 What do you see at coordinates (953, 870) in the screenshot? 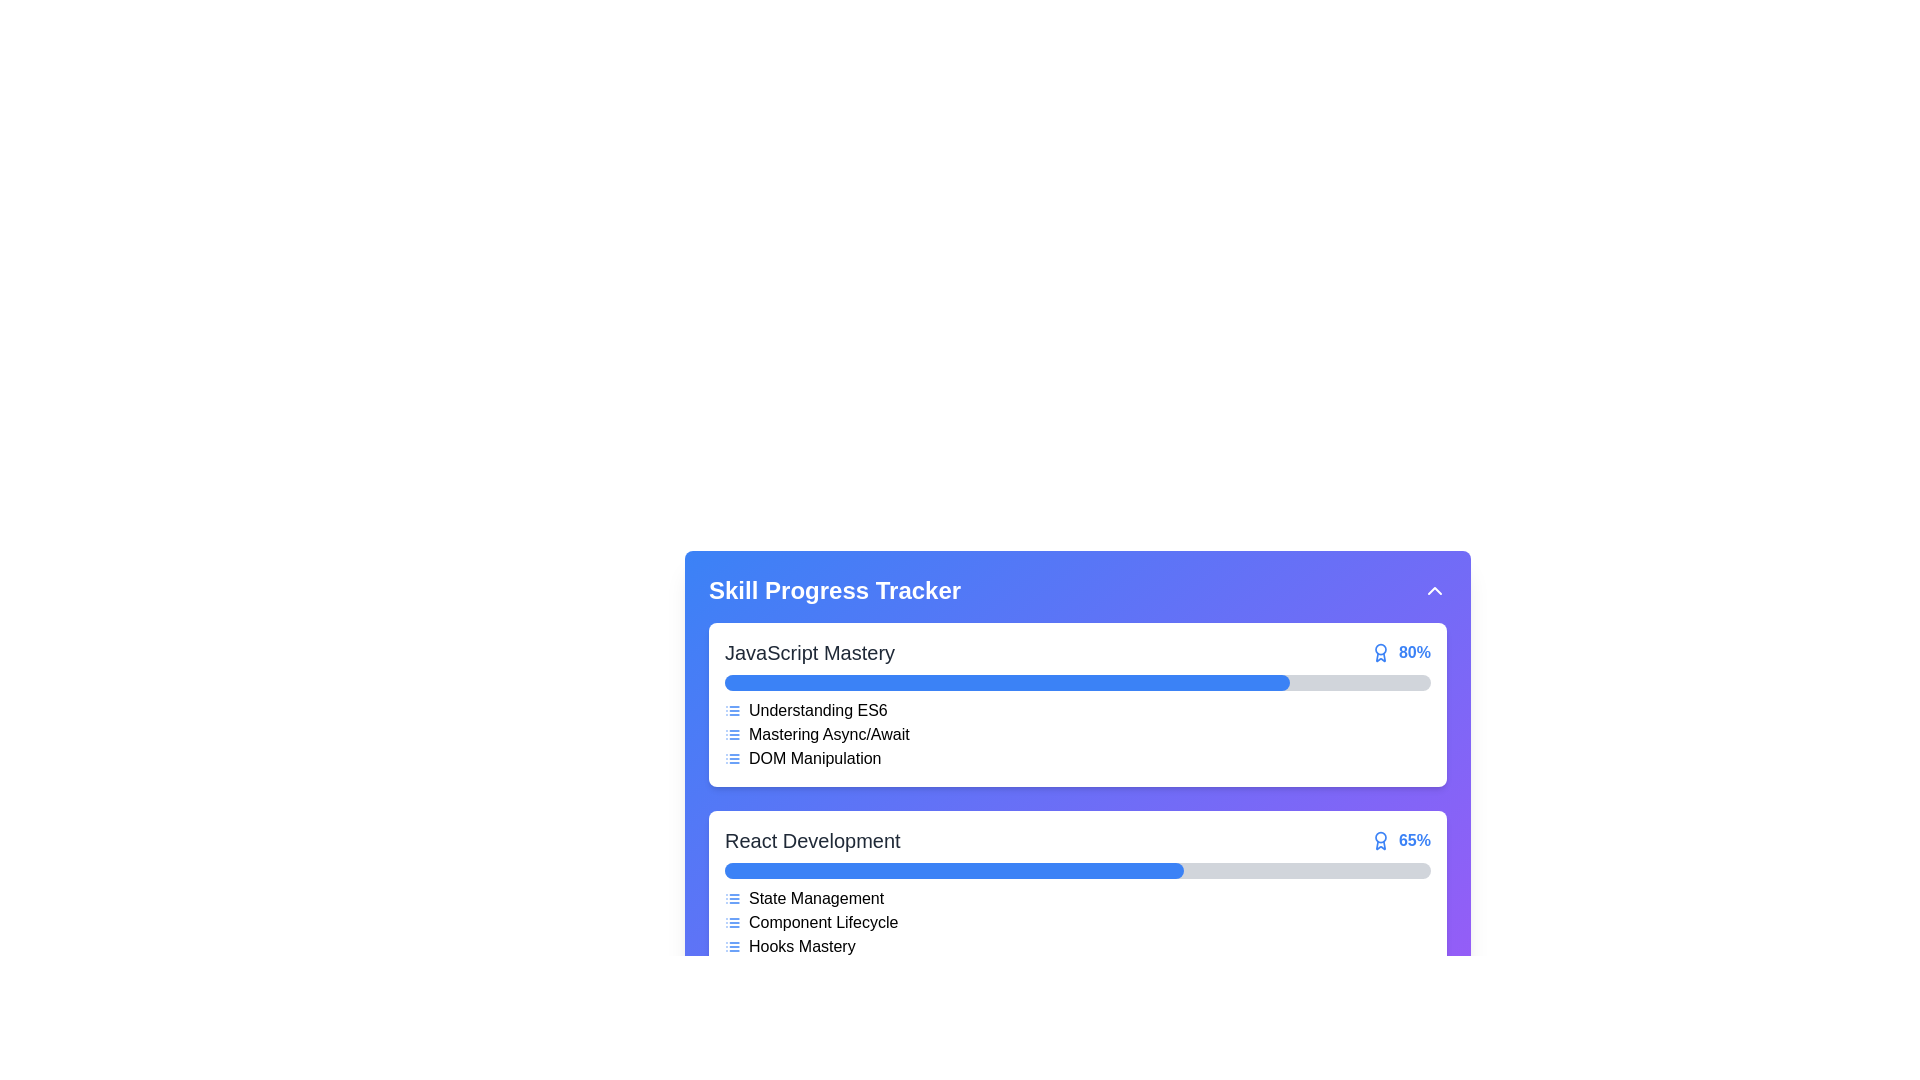
I see `the filled portion of the progress bar for the 'React Development' skill, which indicates the progress visually and corresponds to the 65% completion of the skill` at bounding box center [953, 870].